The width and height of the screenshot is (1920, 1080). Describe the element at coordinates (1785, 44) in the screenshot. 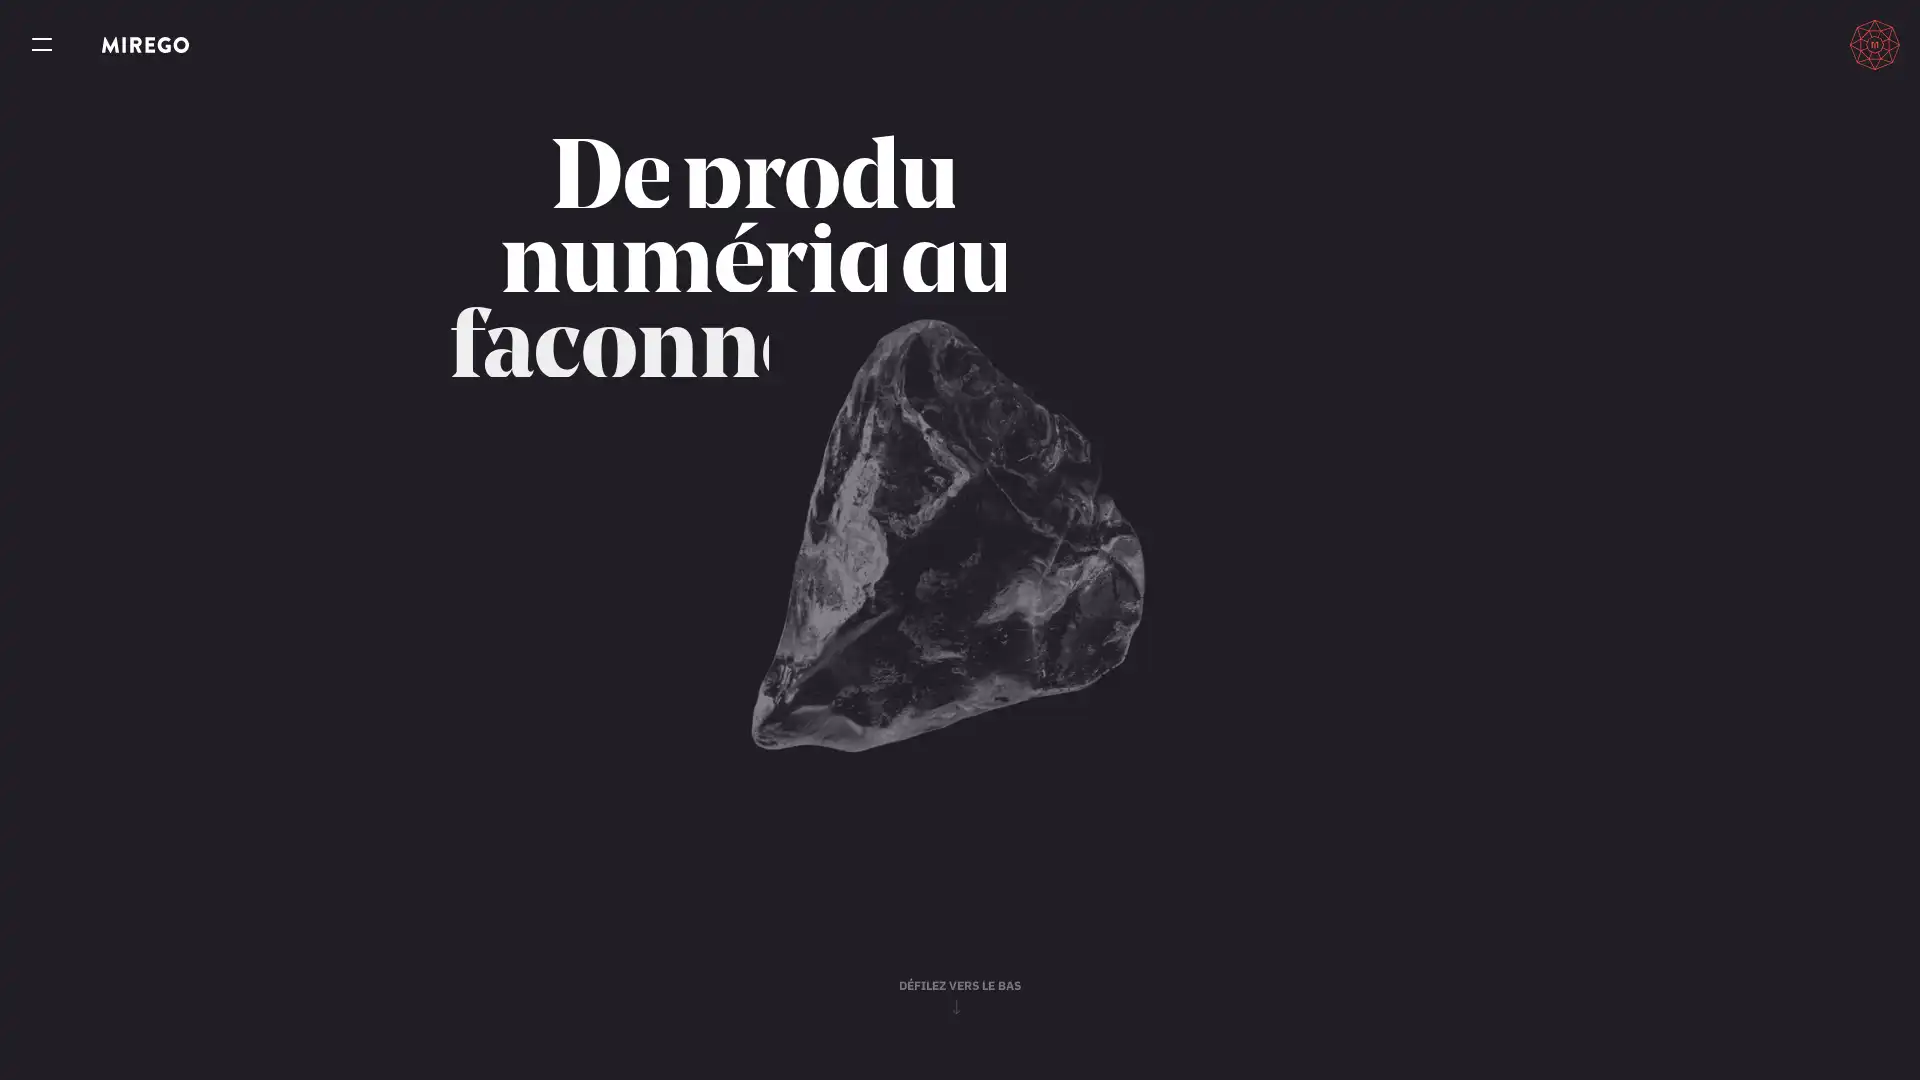

I see `Switch to English version` at that location.